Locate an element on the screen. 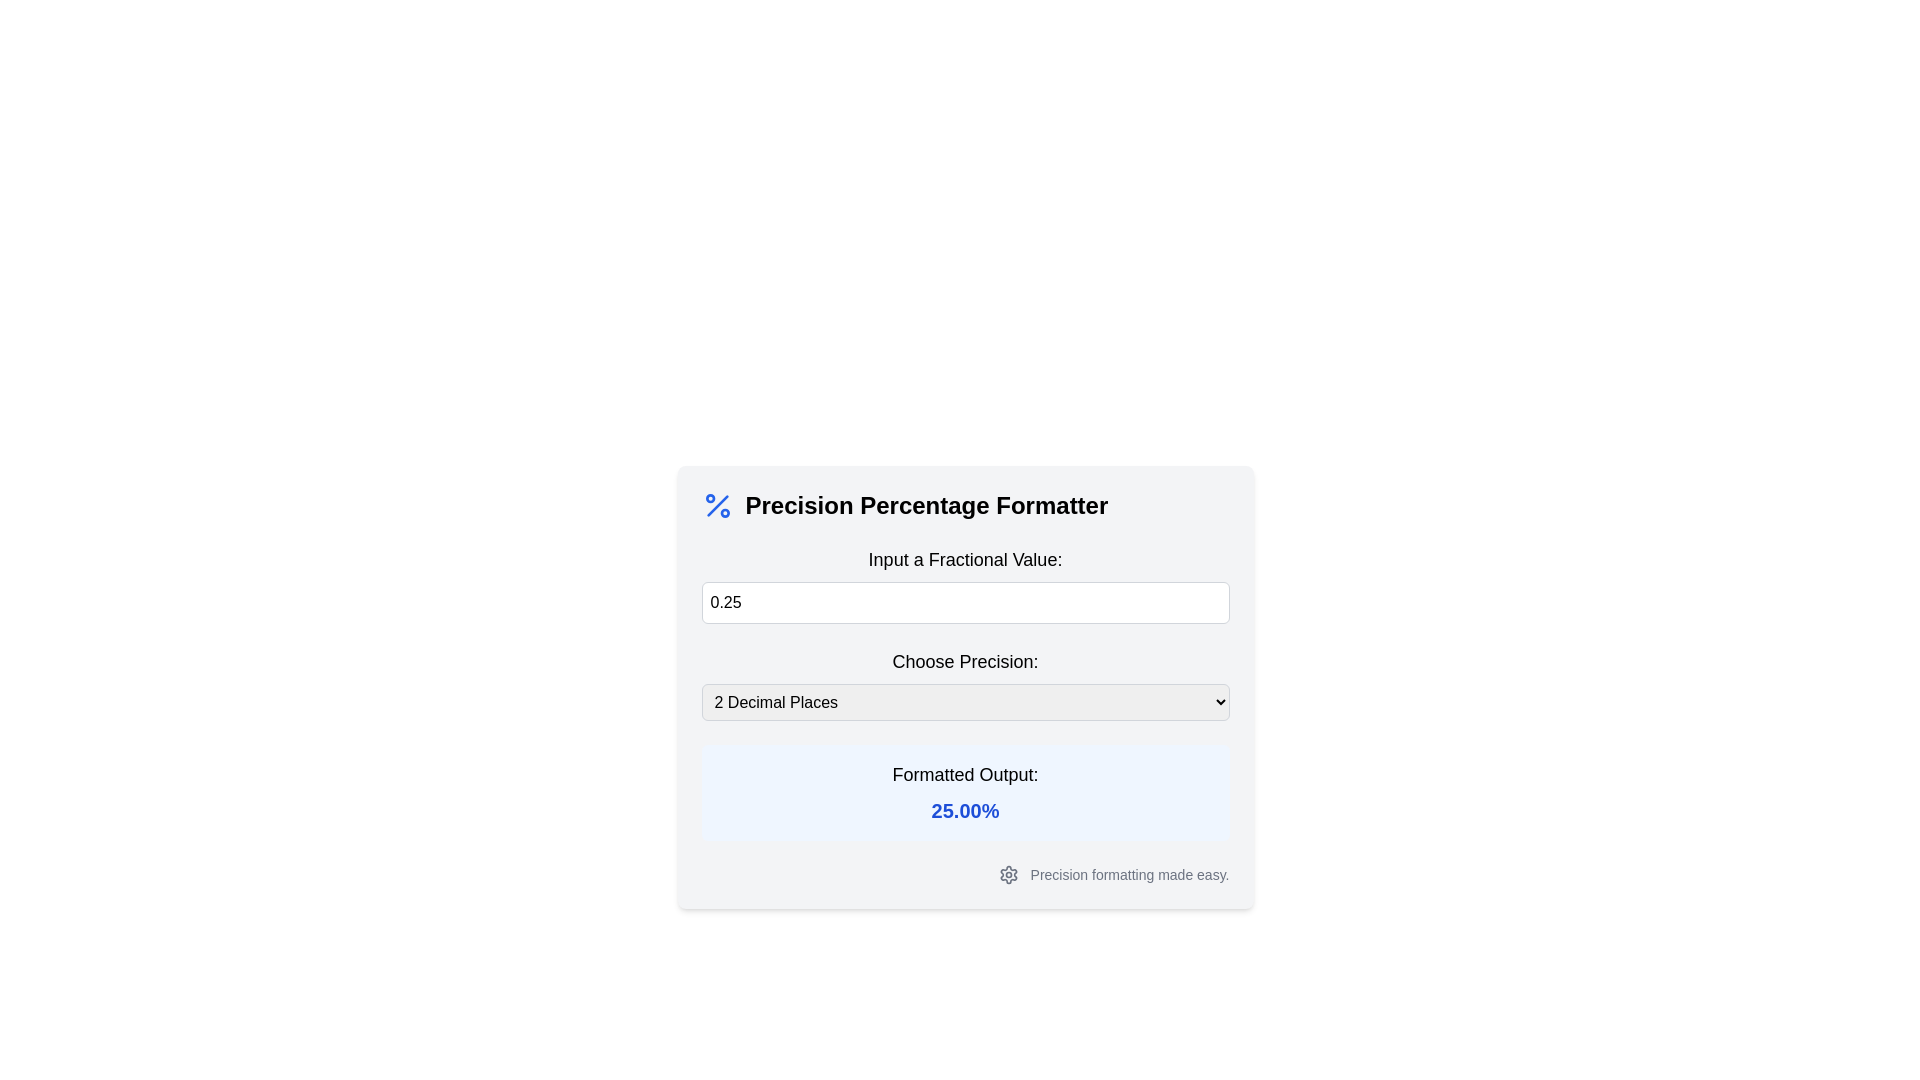 This screenshot has height=1080, width=1920. the light gray text snippet reading 'Precision formatting made easy' located at the bottom-right corner of the form, next to the gear icon is located at coordinates (1130, 874).